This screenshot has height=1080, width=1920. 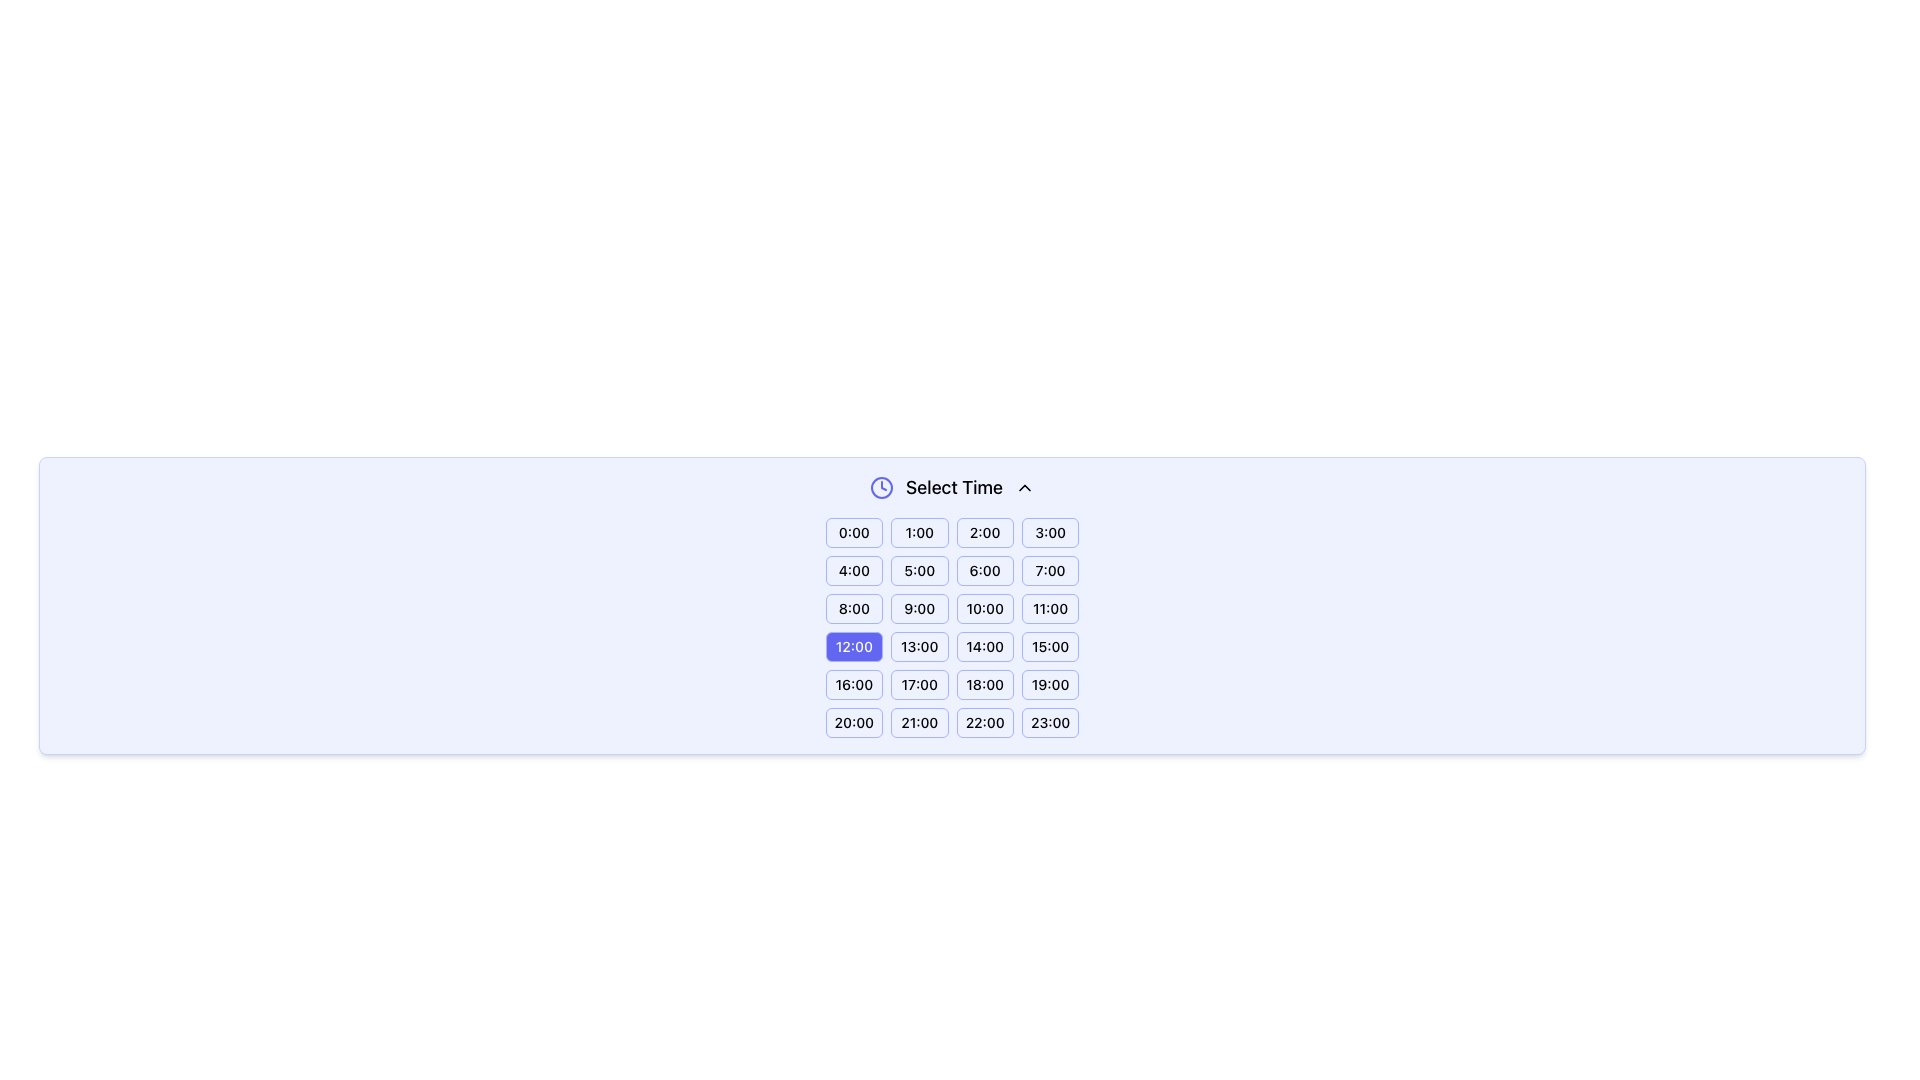 What do you see at coordinates (1049, 684) in the screenshot?
I see `the rectangular button displaying '19:00' in the fifth row, fourth column of the time options grid` at bounding box center [1049, 684].